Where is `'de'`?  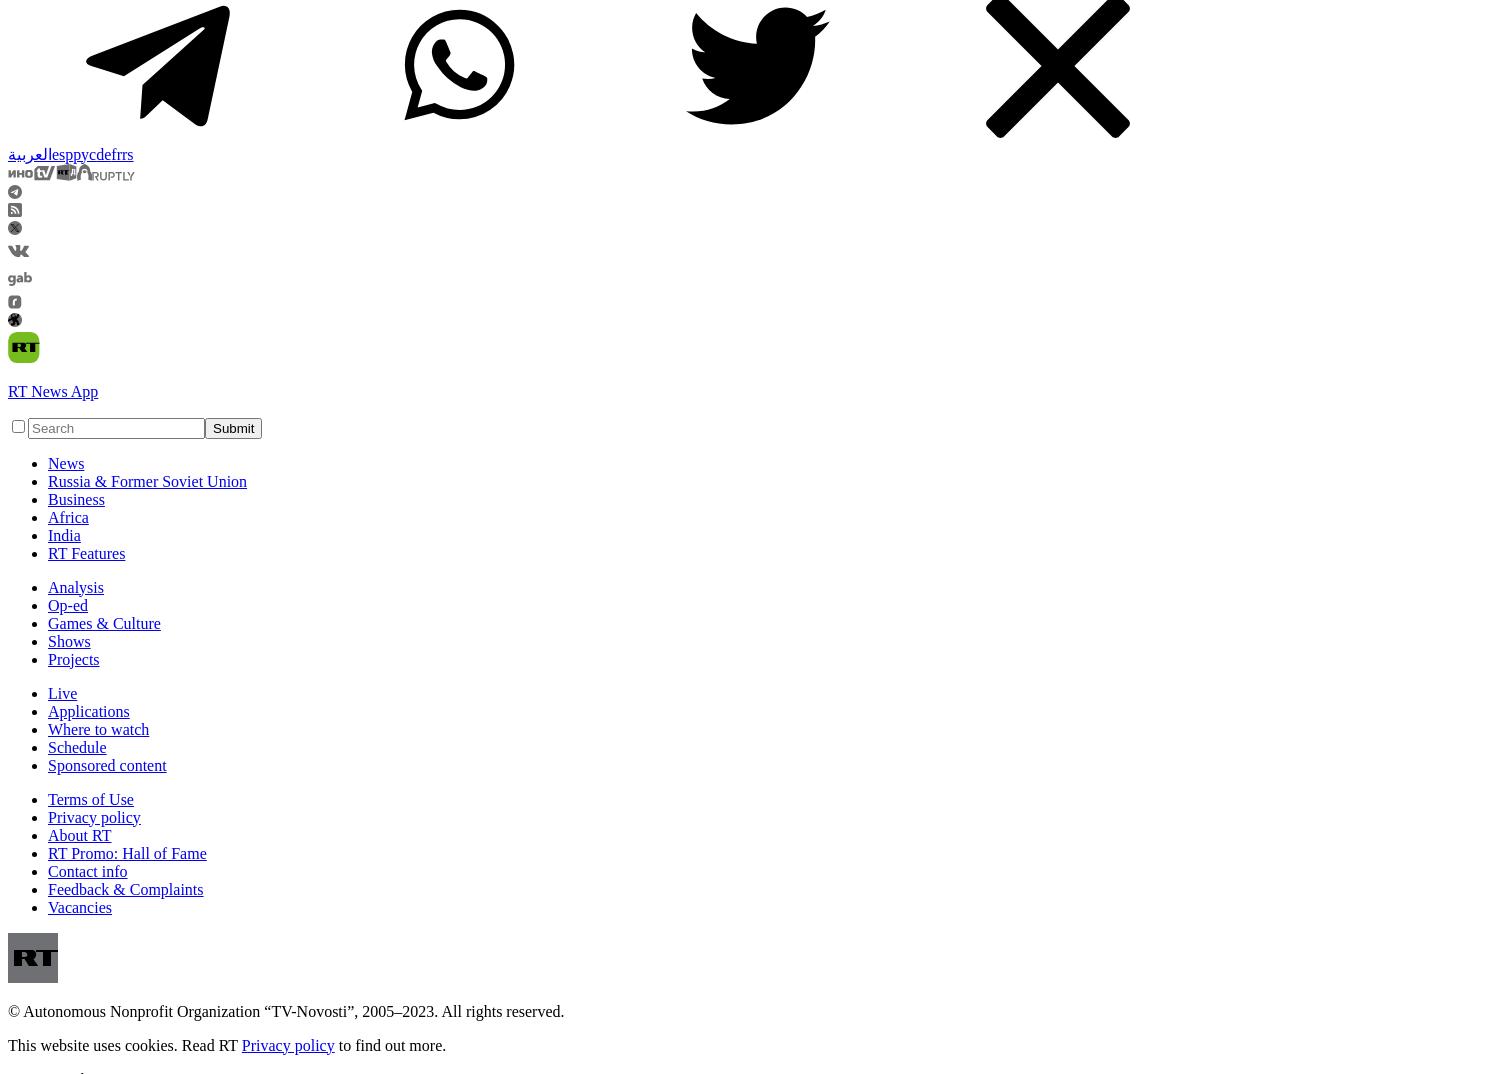
'de' is located at coordinates (102, 152).